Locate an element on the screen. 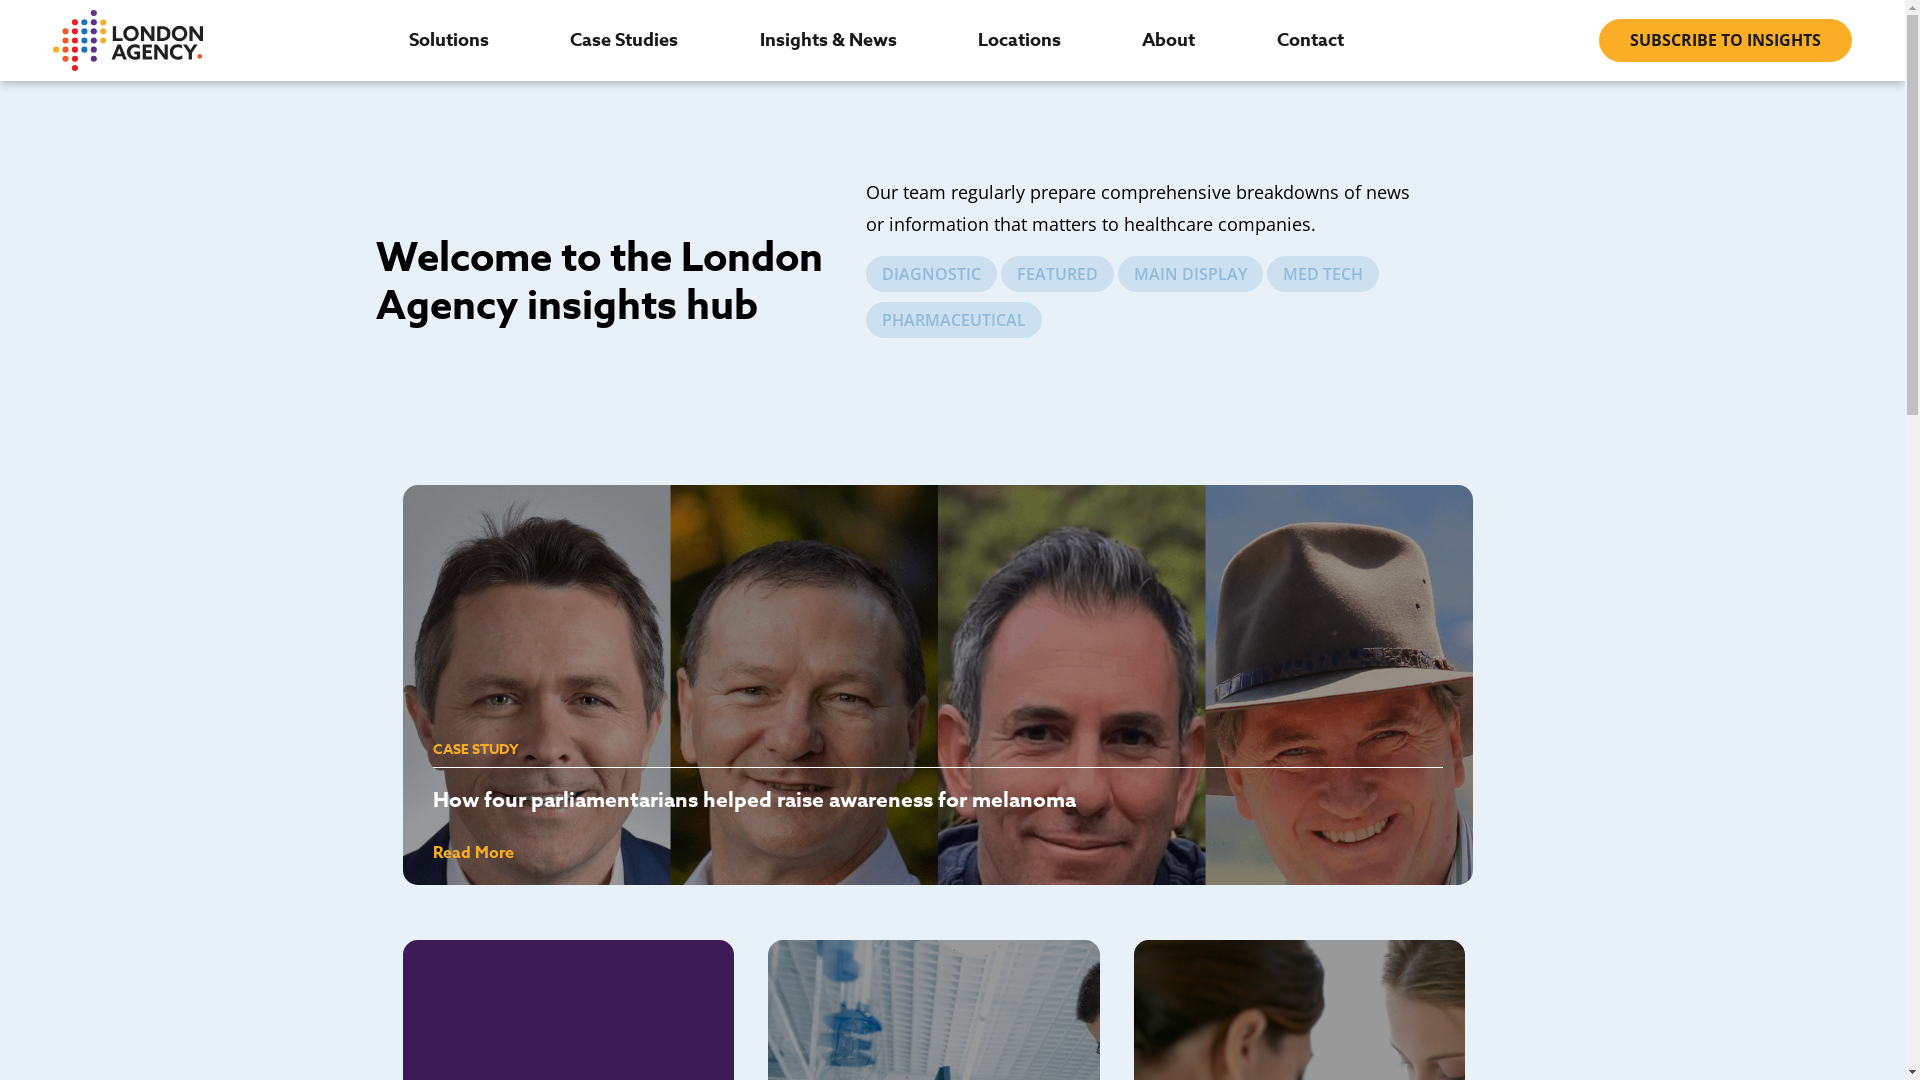 The image size is (1920, 1080). 'MED TECH' is located at coordinates (1266, 273).